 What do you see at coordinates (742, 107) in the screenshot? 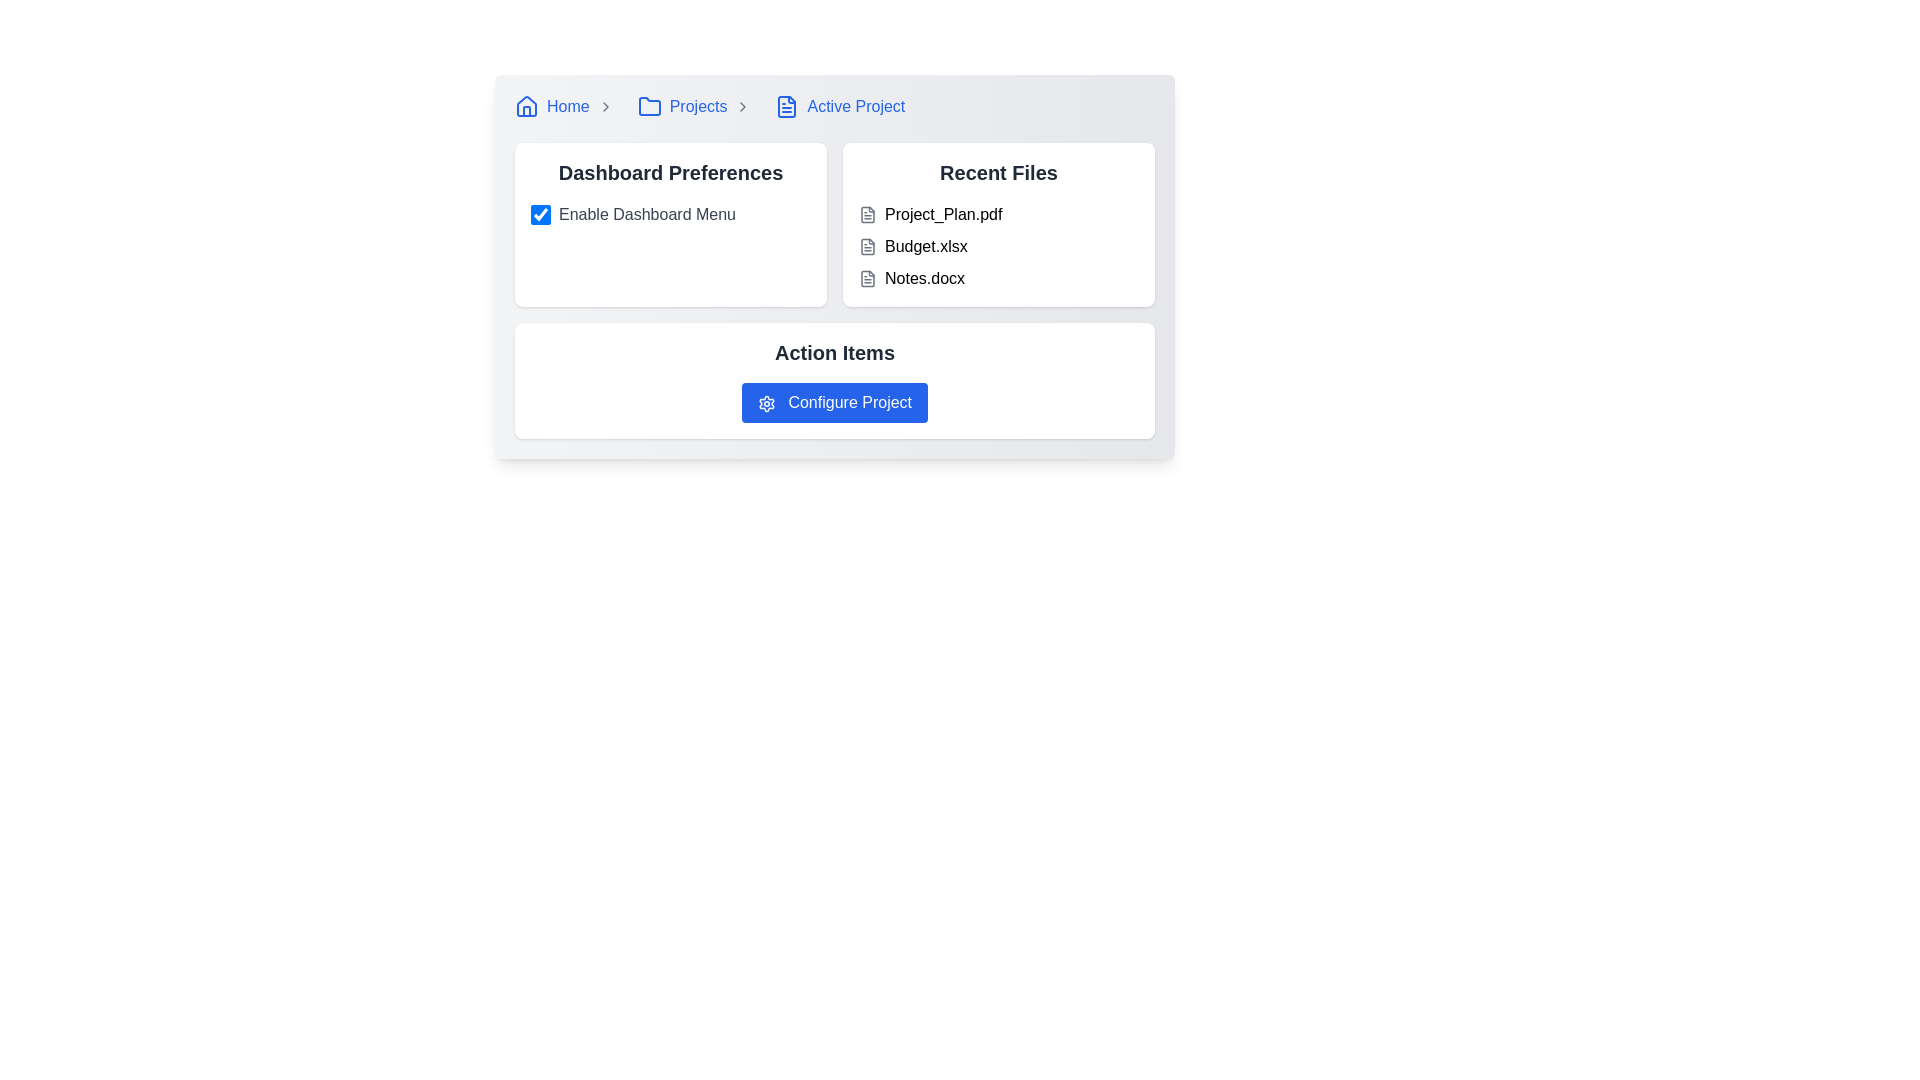
I see `the chevron icon that separates the 'Projects' and 'Active Project' links in the breadcrumb navigation` at bounding box center [742, 107].